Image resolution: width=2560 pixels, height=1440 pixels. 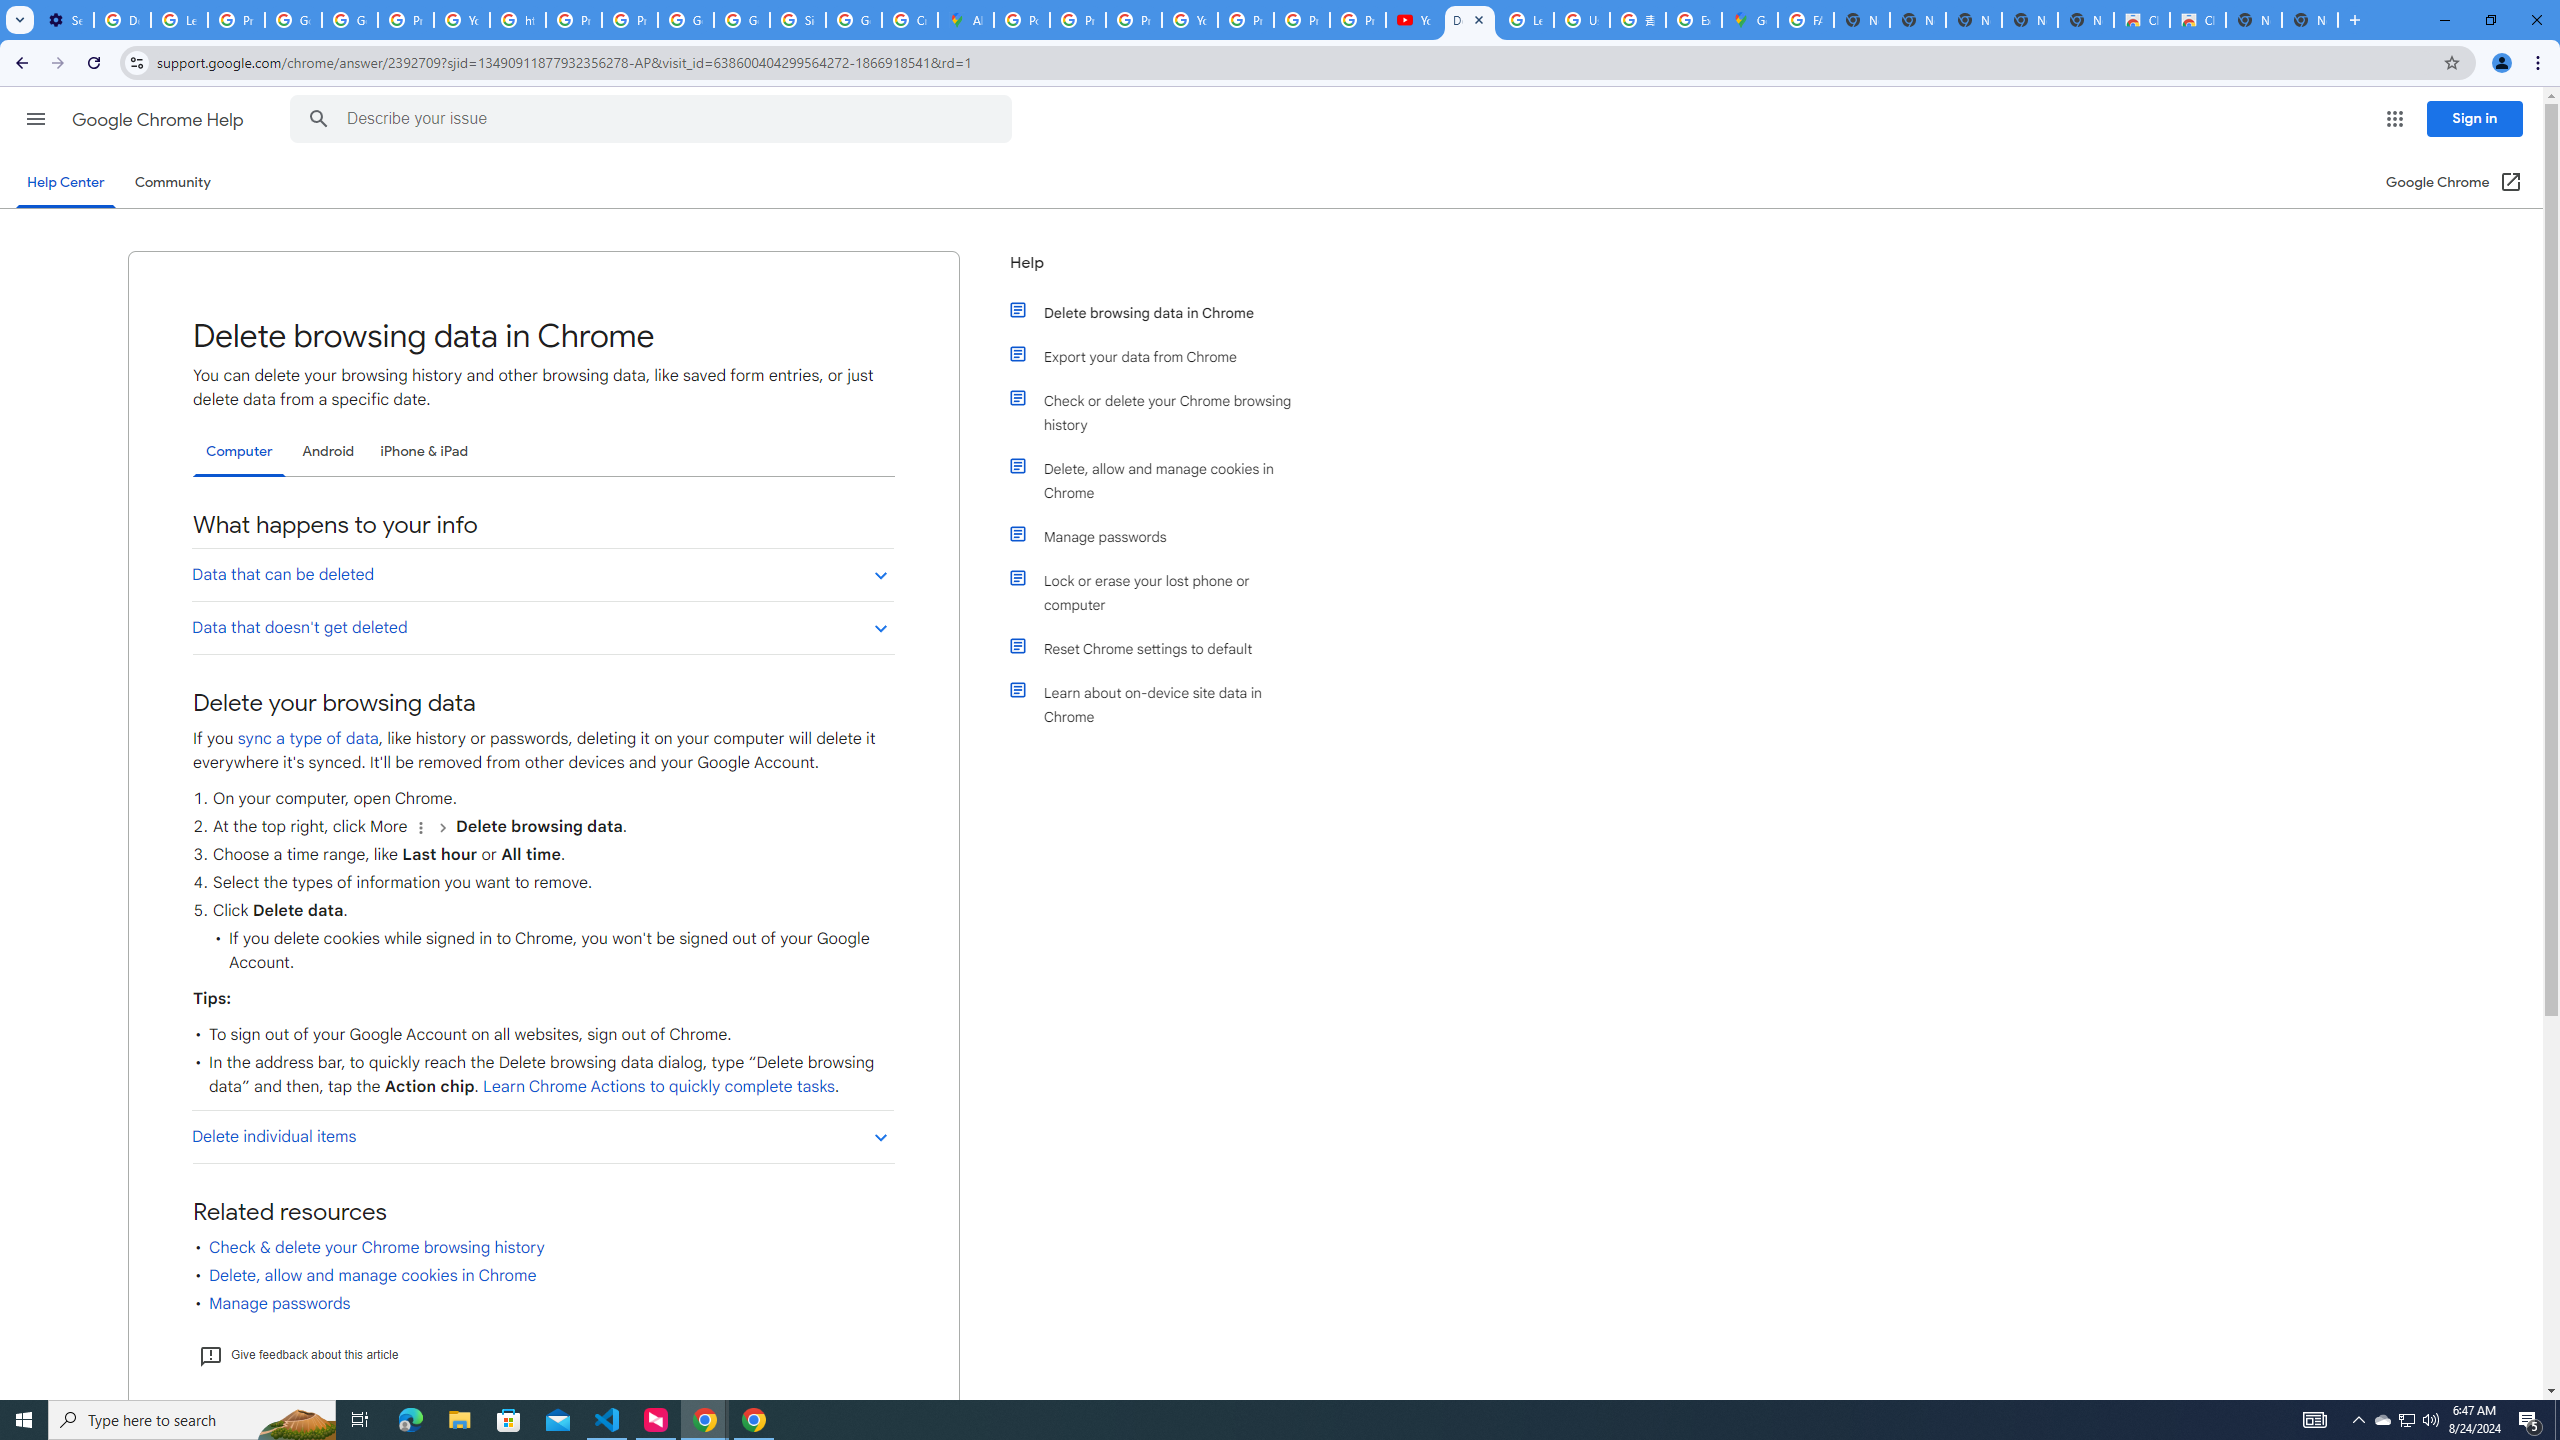 What do you see at coordinates (121, 19) in the screenshot?
I see `'Delete photos & videos - Computer - Google Photos Help'` at bounding box center [121, 19].